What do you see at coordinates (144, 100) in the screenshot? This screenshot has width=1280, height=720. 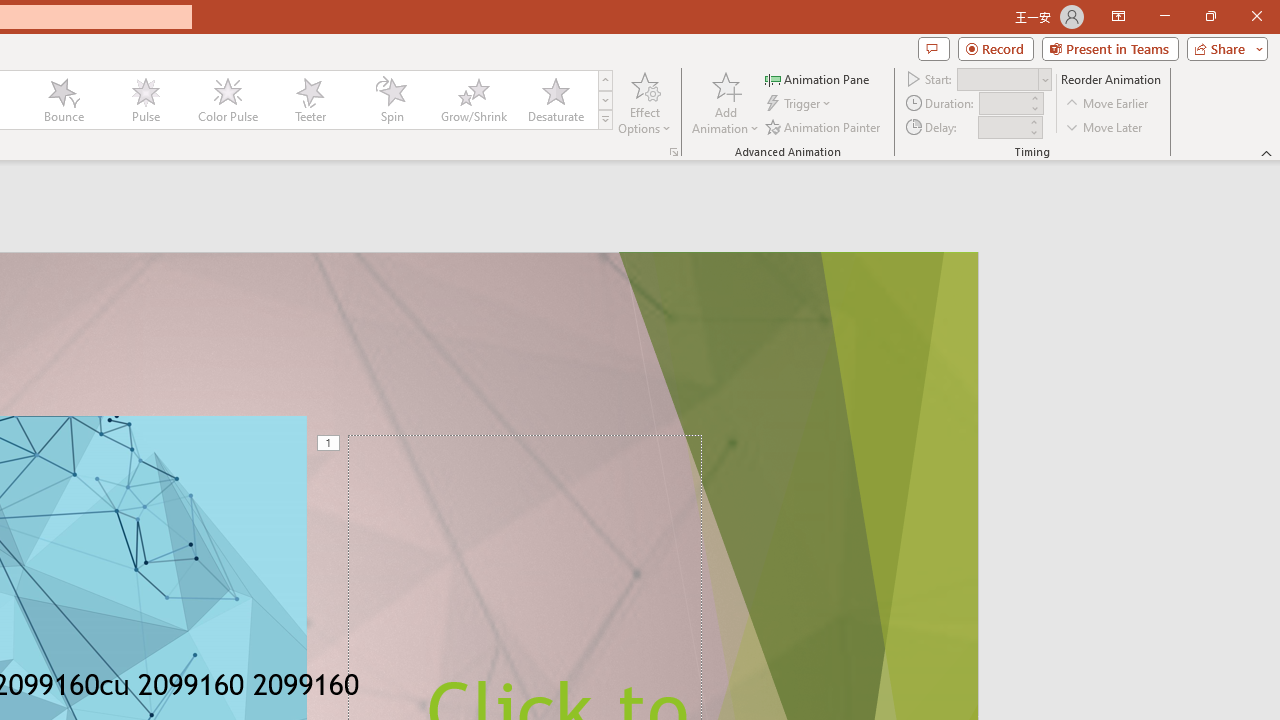 I see `'Pulse'` at bounding box center [144, 100].